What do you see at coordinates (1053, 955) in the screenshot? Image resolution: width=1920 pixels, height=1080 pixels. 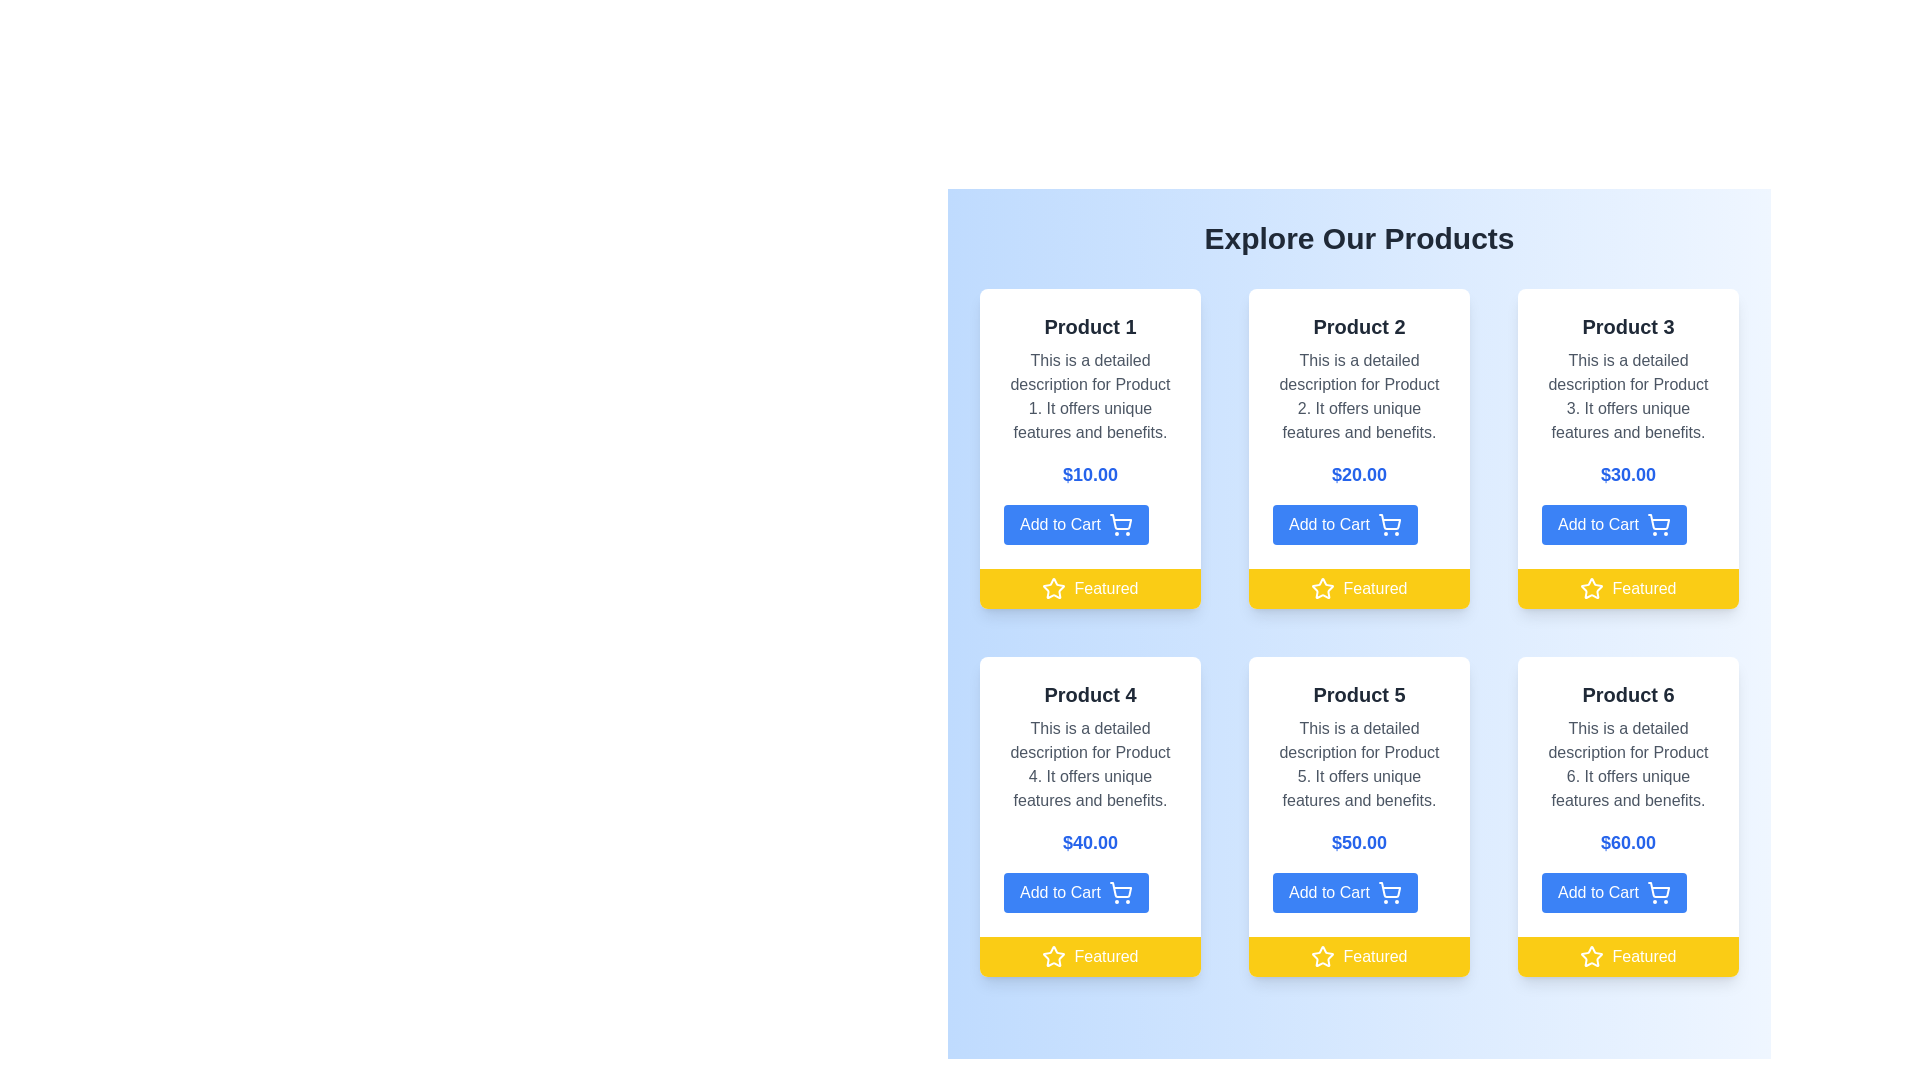 I see `the styling of the star graphic icon located beneath the 'Add to Cart' button for 'Product 4' in the yellow 'Featured' bar` at bounding box center [1053, 955].